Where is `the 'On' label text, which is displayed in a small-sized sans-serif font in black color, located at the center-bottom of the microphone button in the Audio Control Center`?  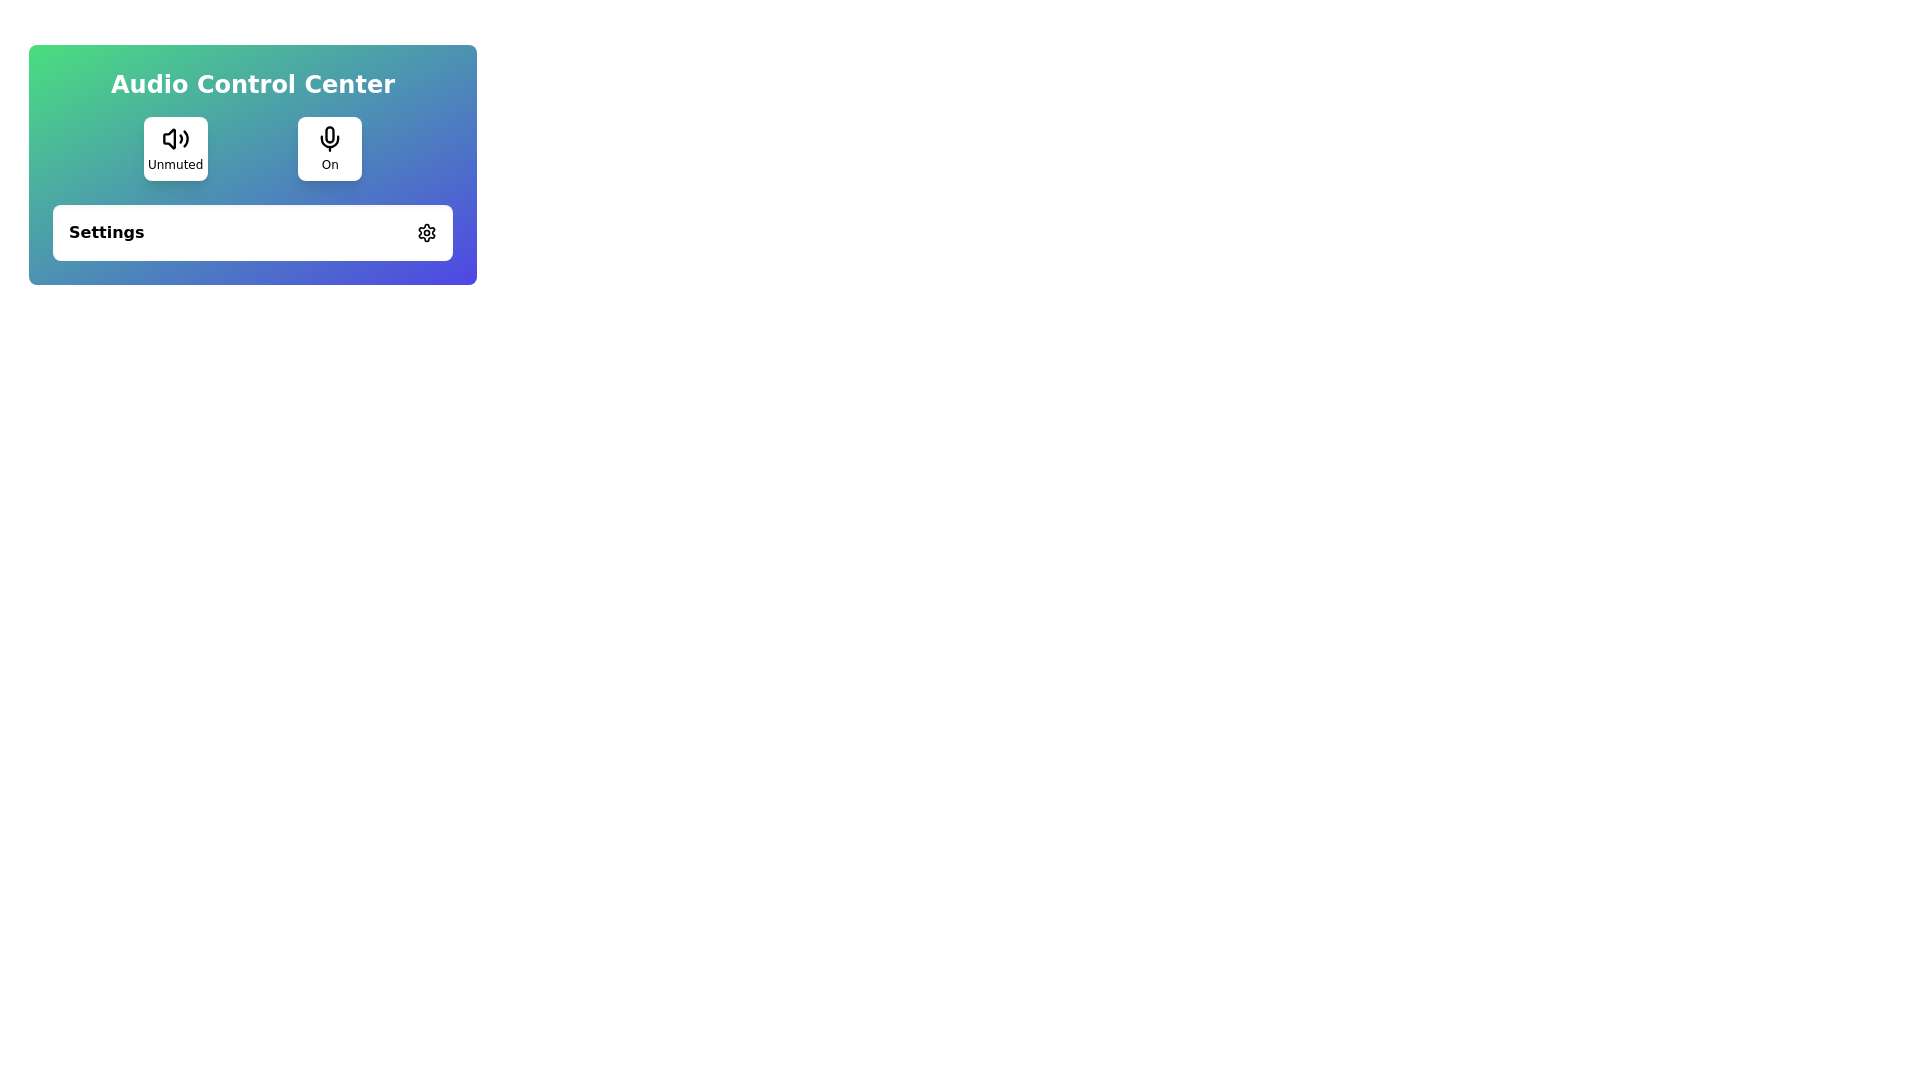
the 'On' label text, which is displayed in a small-sized sans-serif font in black color, located at the center-bottom of the microphone button in the Audio Control Center is located at coordinates (330, 164).